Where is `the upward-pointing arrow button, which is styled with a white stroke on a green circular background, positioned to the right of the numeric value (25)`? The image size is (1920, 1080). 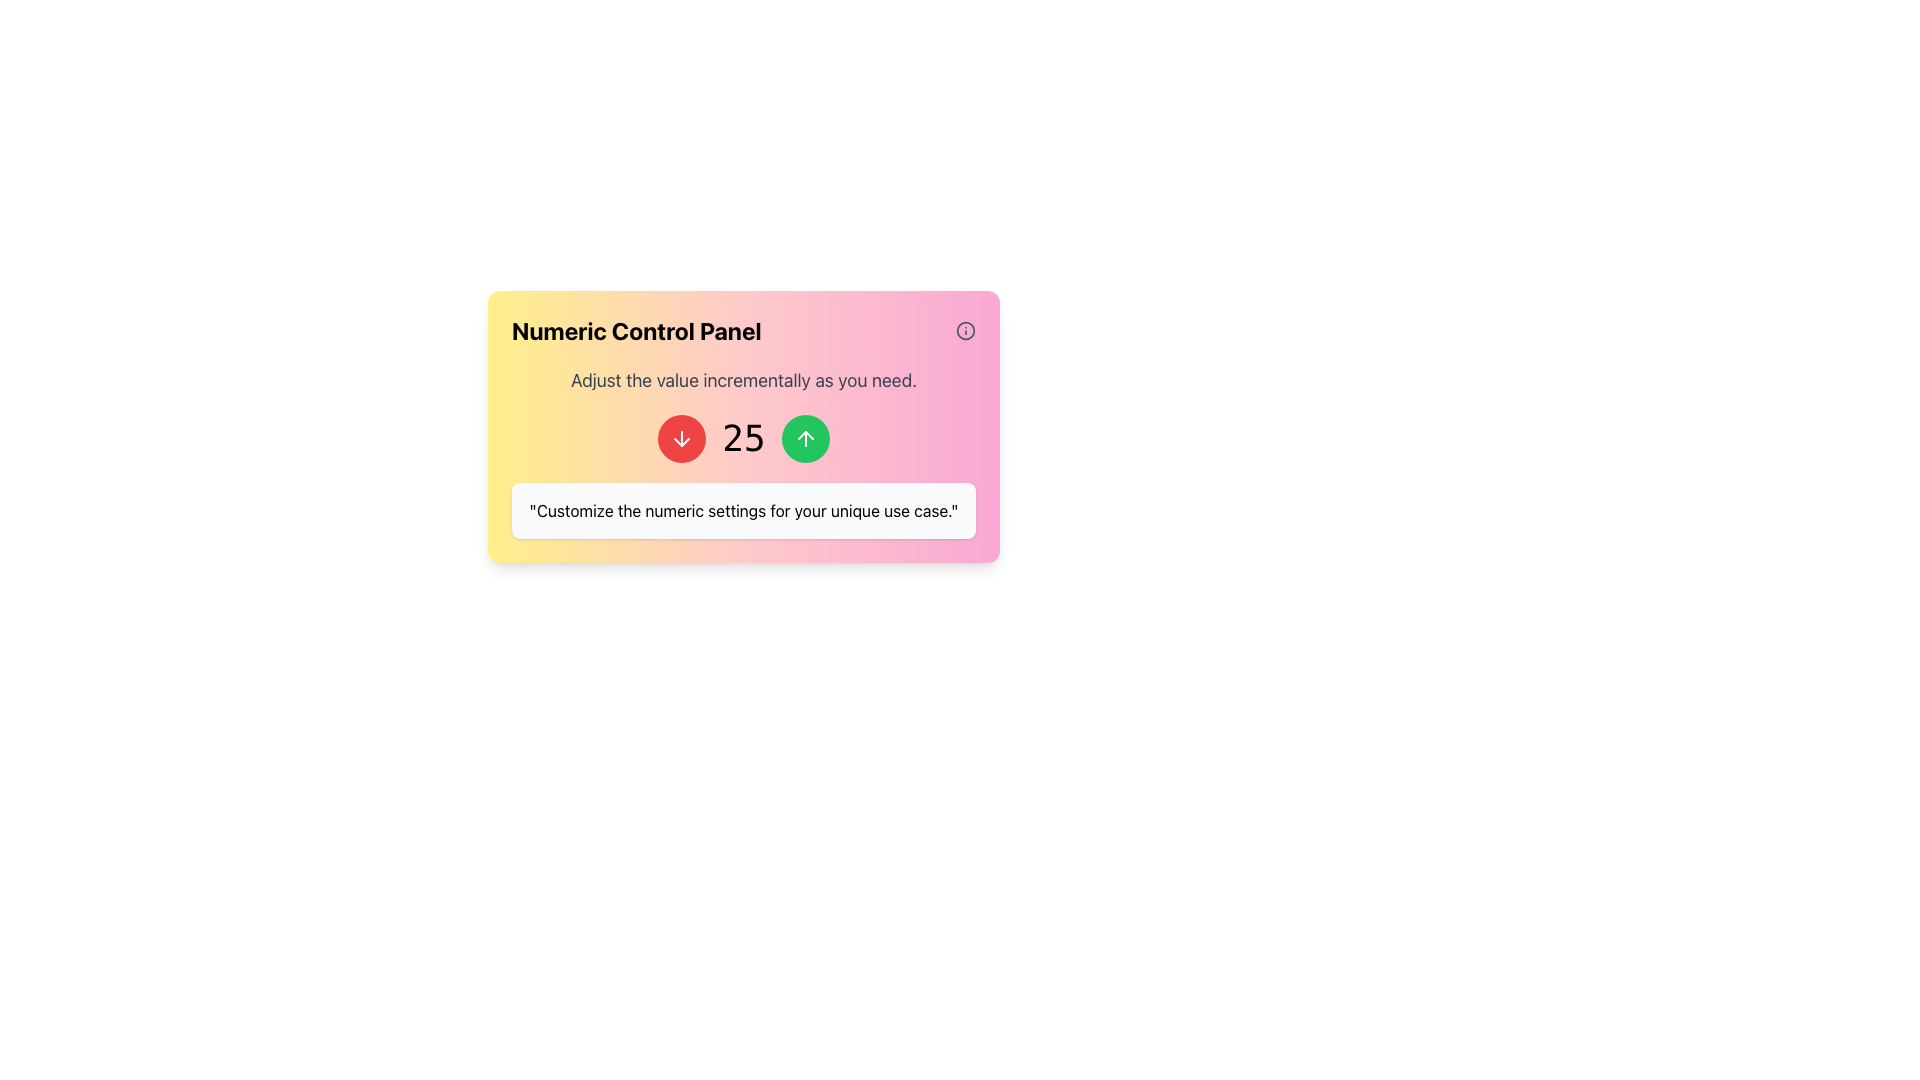 the upward-pointing arrow button, which is styled with a white stroke on a green circular background, positioned to the right of the numeric value (25) is located at coordinates (805, 438).